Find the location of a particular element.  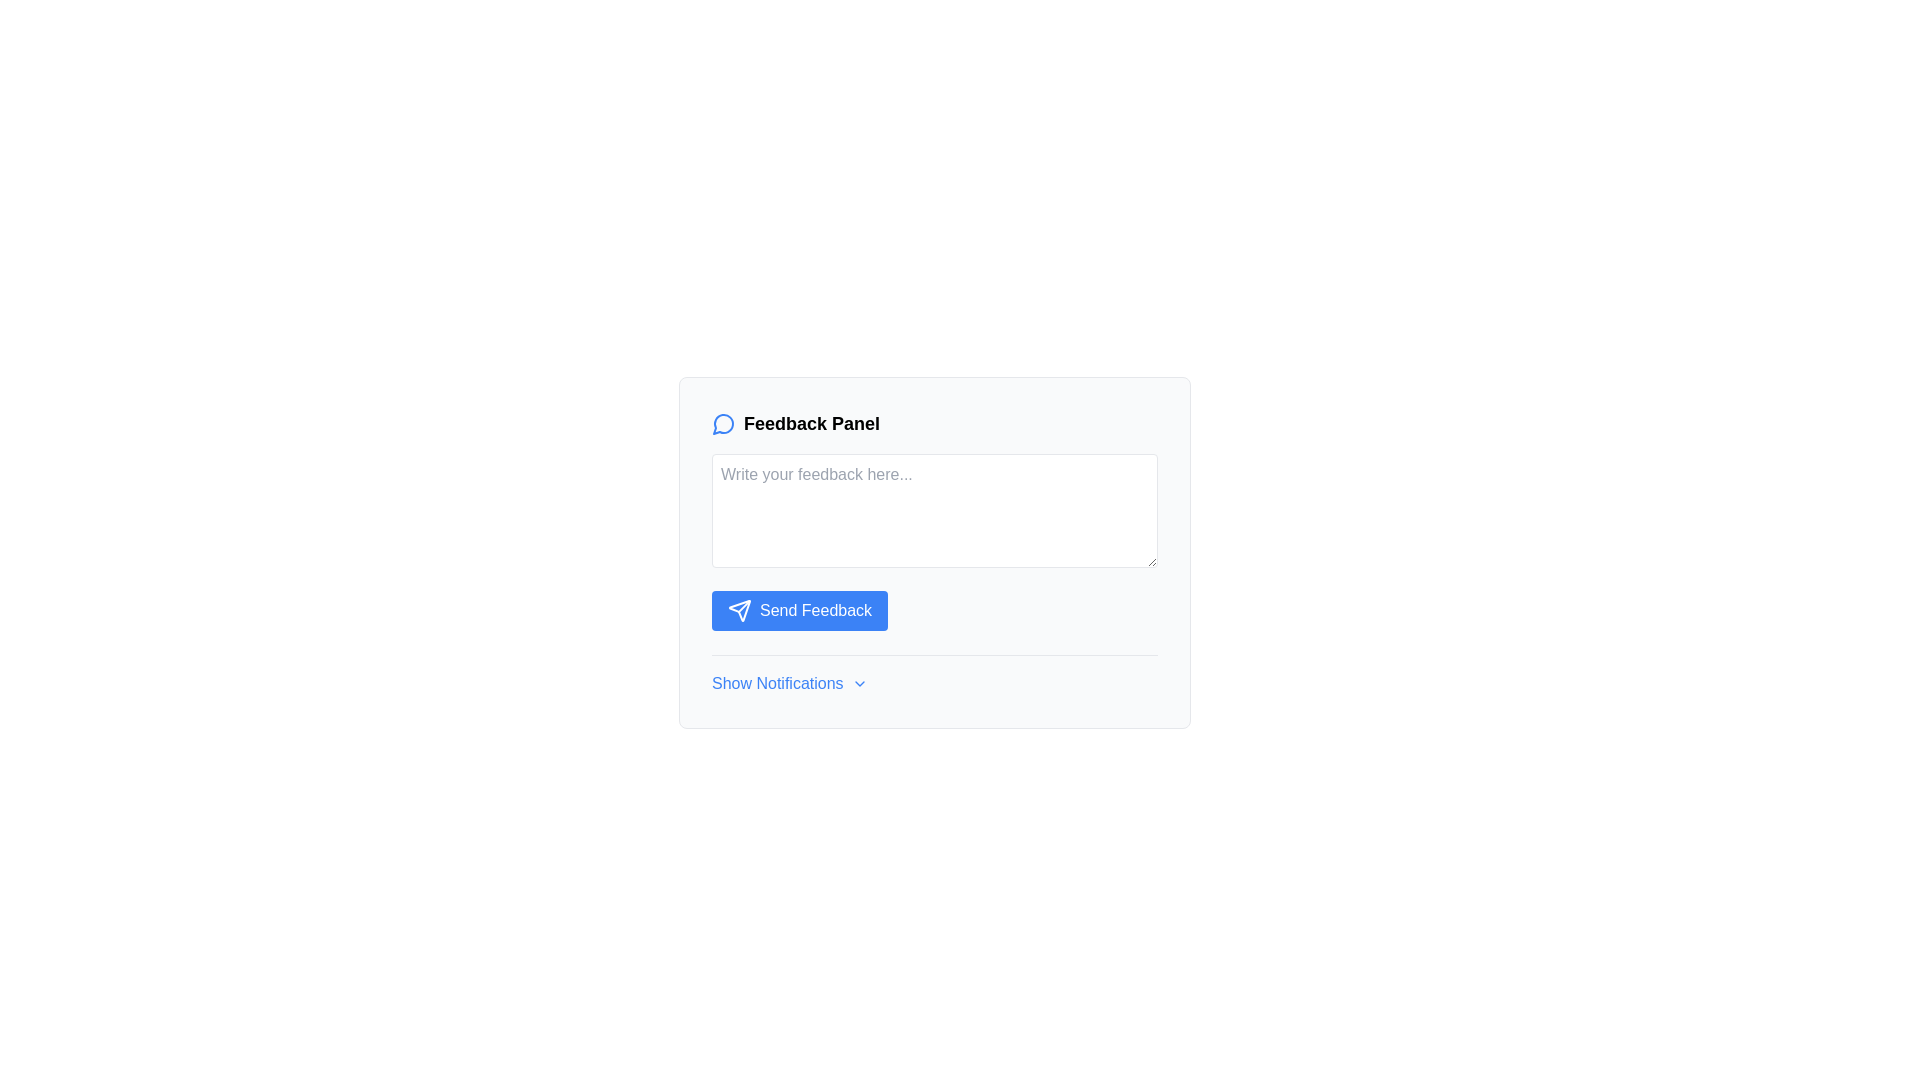

the feedback submission button located near the bottom-middle of the Feedback Panel to observe the hover effect is located at coordinates (800, 609).